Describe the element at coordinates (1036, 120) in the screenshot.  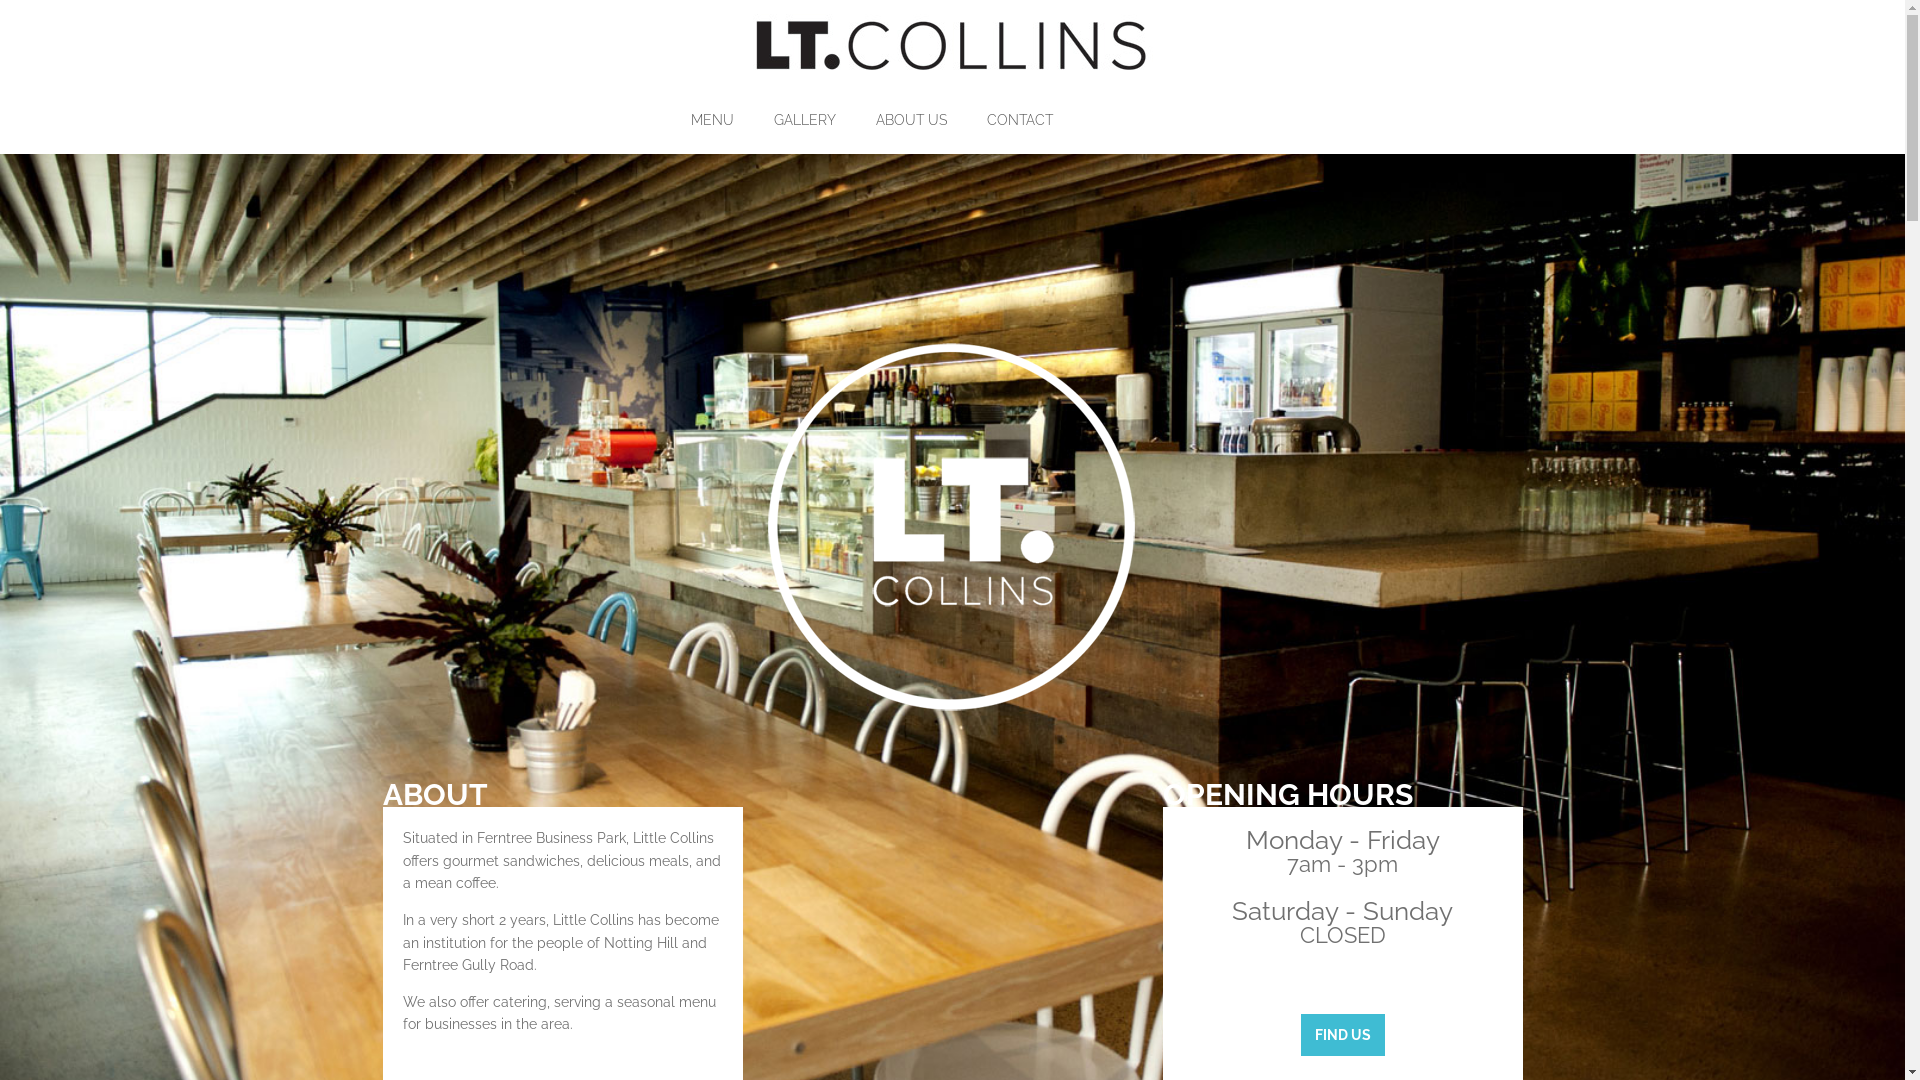
I see `'CONTACT'` at that location.